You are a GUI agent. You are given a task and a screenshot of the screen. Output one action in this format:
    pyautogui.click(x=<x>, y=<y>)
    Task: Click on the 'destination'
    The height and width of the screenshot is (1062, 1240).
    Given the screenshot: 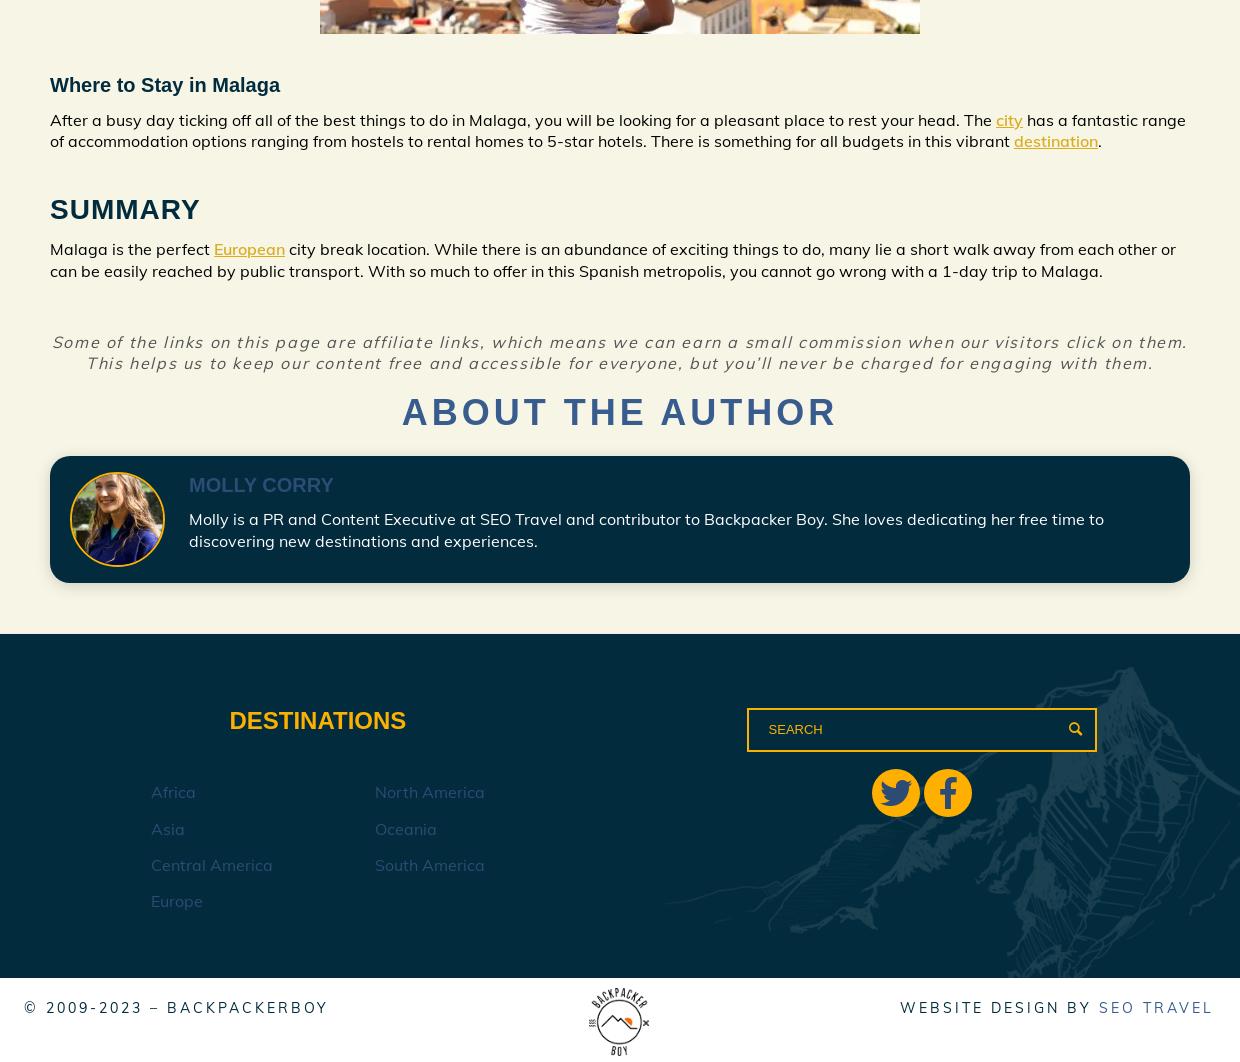 What is the action you would take?
    pyautogui.click(x=1055, y=141)
    